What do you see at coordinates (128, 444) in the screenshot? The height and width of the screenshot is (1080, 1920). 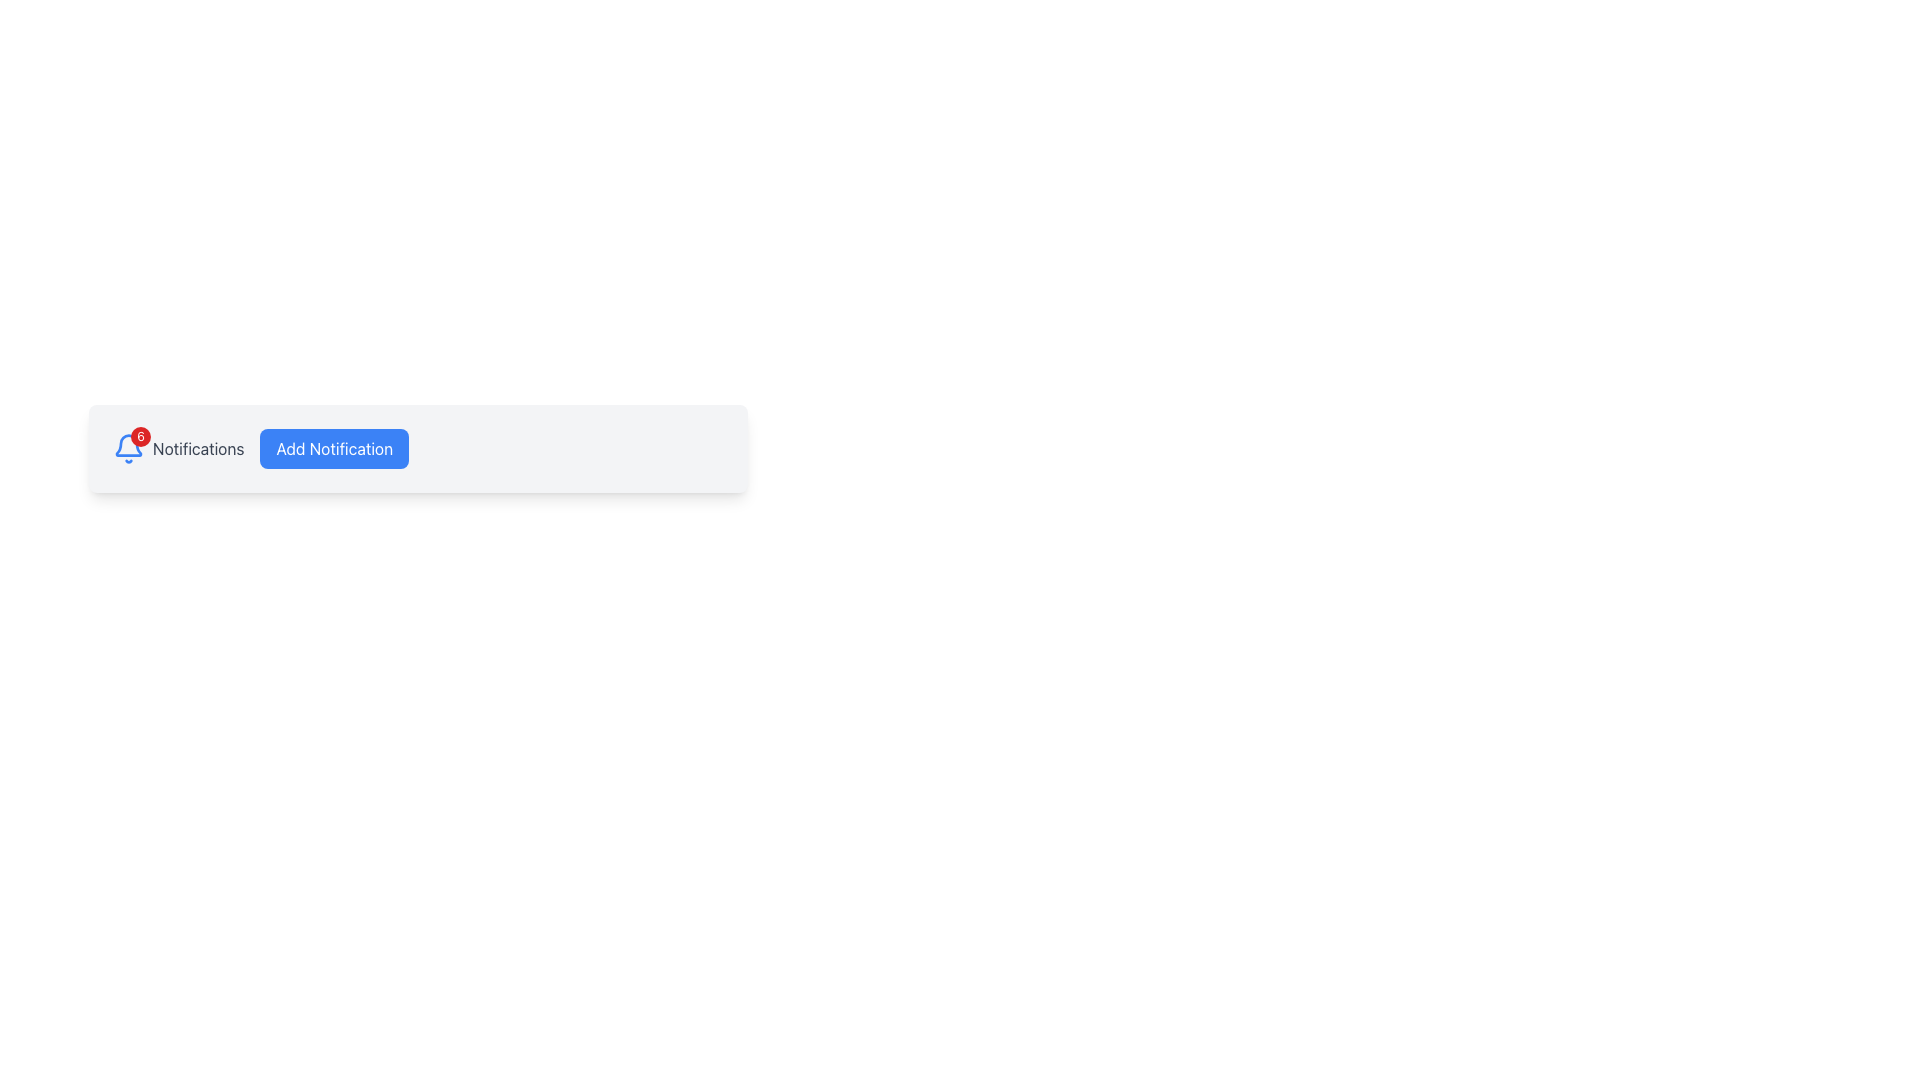 I see `the lower part of the bell icon representing notifications, located left of the 'Notifications' label` at bounding box center [128, 444].